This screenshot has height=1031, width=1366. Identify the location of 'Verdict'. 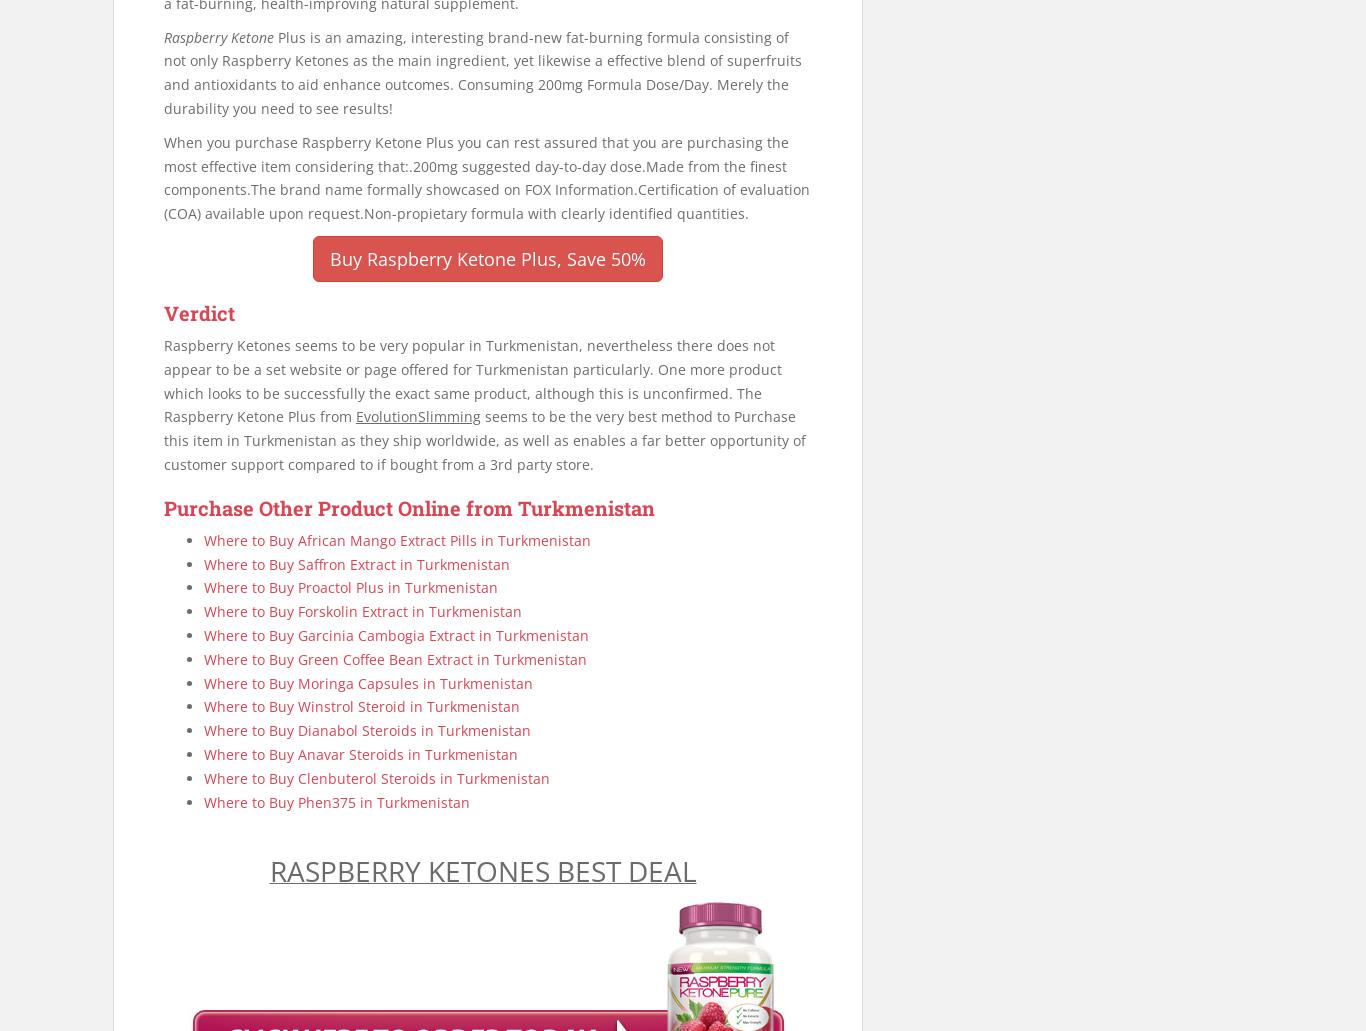
(198, 310).